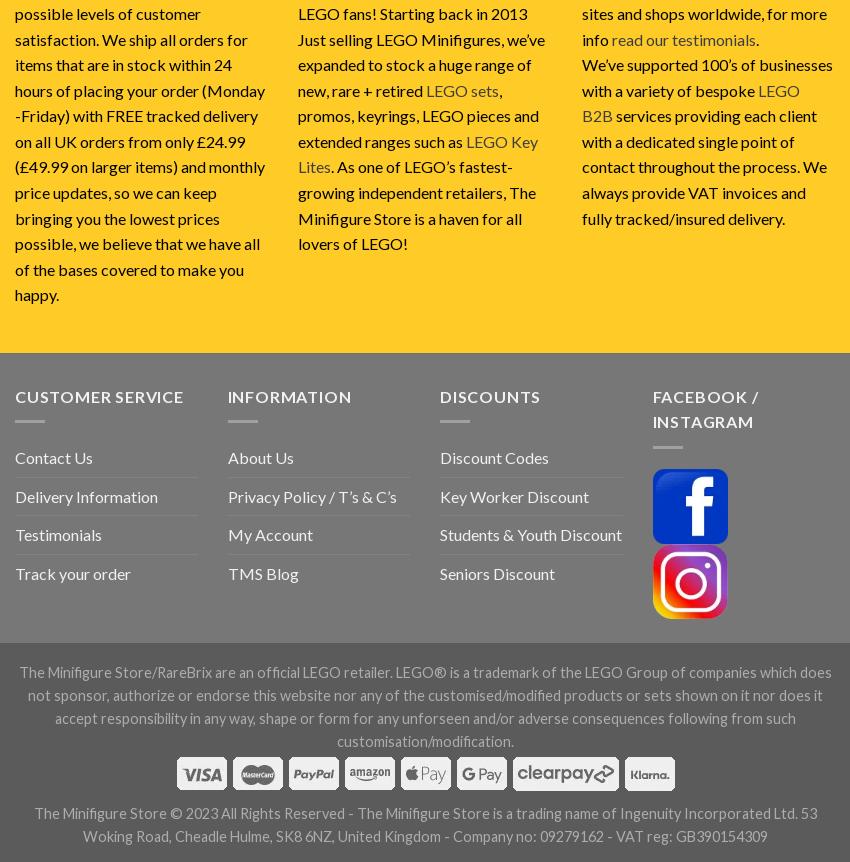 This screenshot has width=850, height=862. Describe the element at coordinates (497, 571) in the screenshot. I see `'Seniors Discount'` at that location.